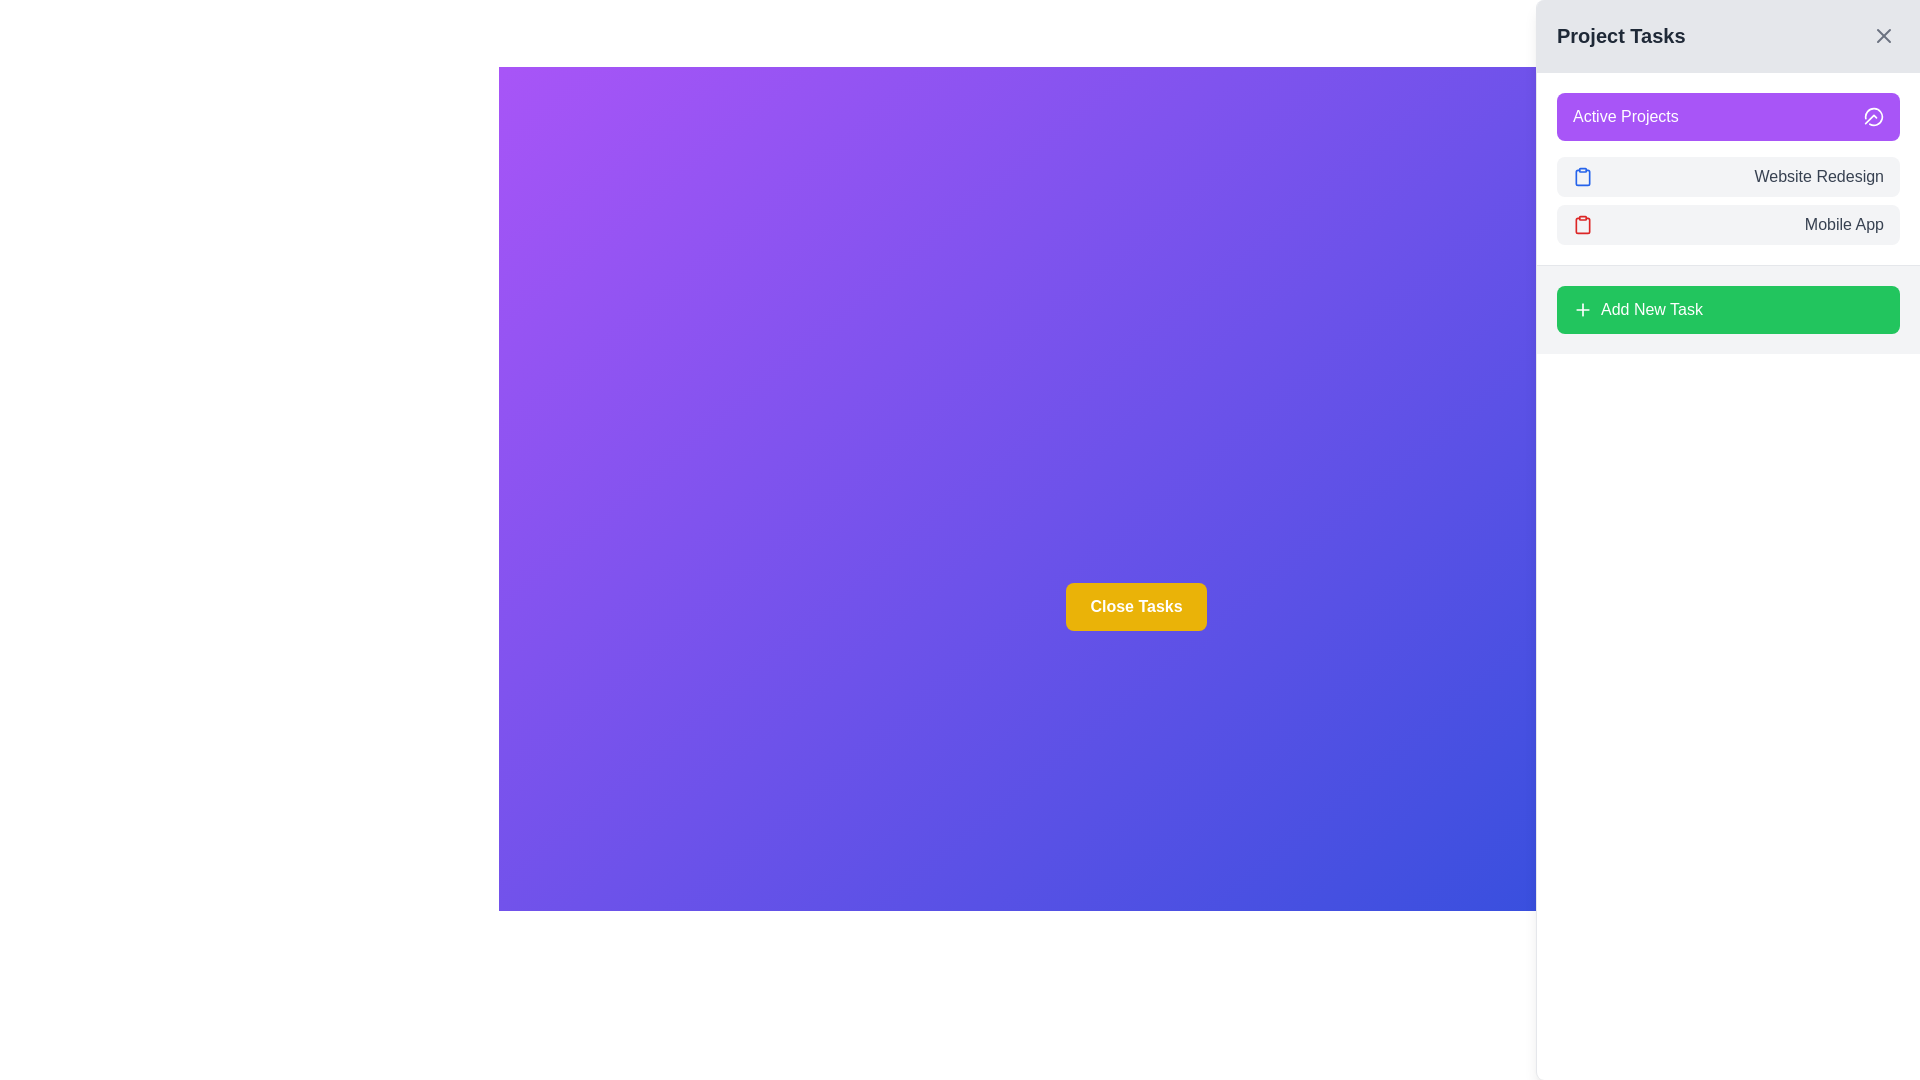 The image size is (1920, 1080). What do you see at coordinates (1872, 116) in the screenshot?
I see `the circular checkmark icon located in the top-right corner of the 'Active Projects' button on the purple background in the 'Project Tasks' section` at bounding box center [1872, 116].